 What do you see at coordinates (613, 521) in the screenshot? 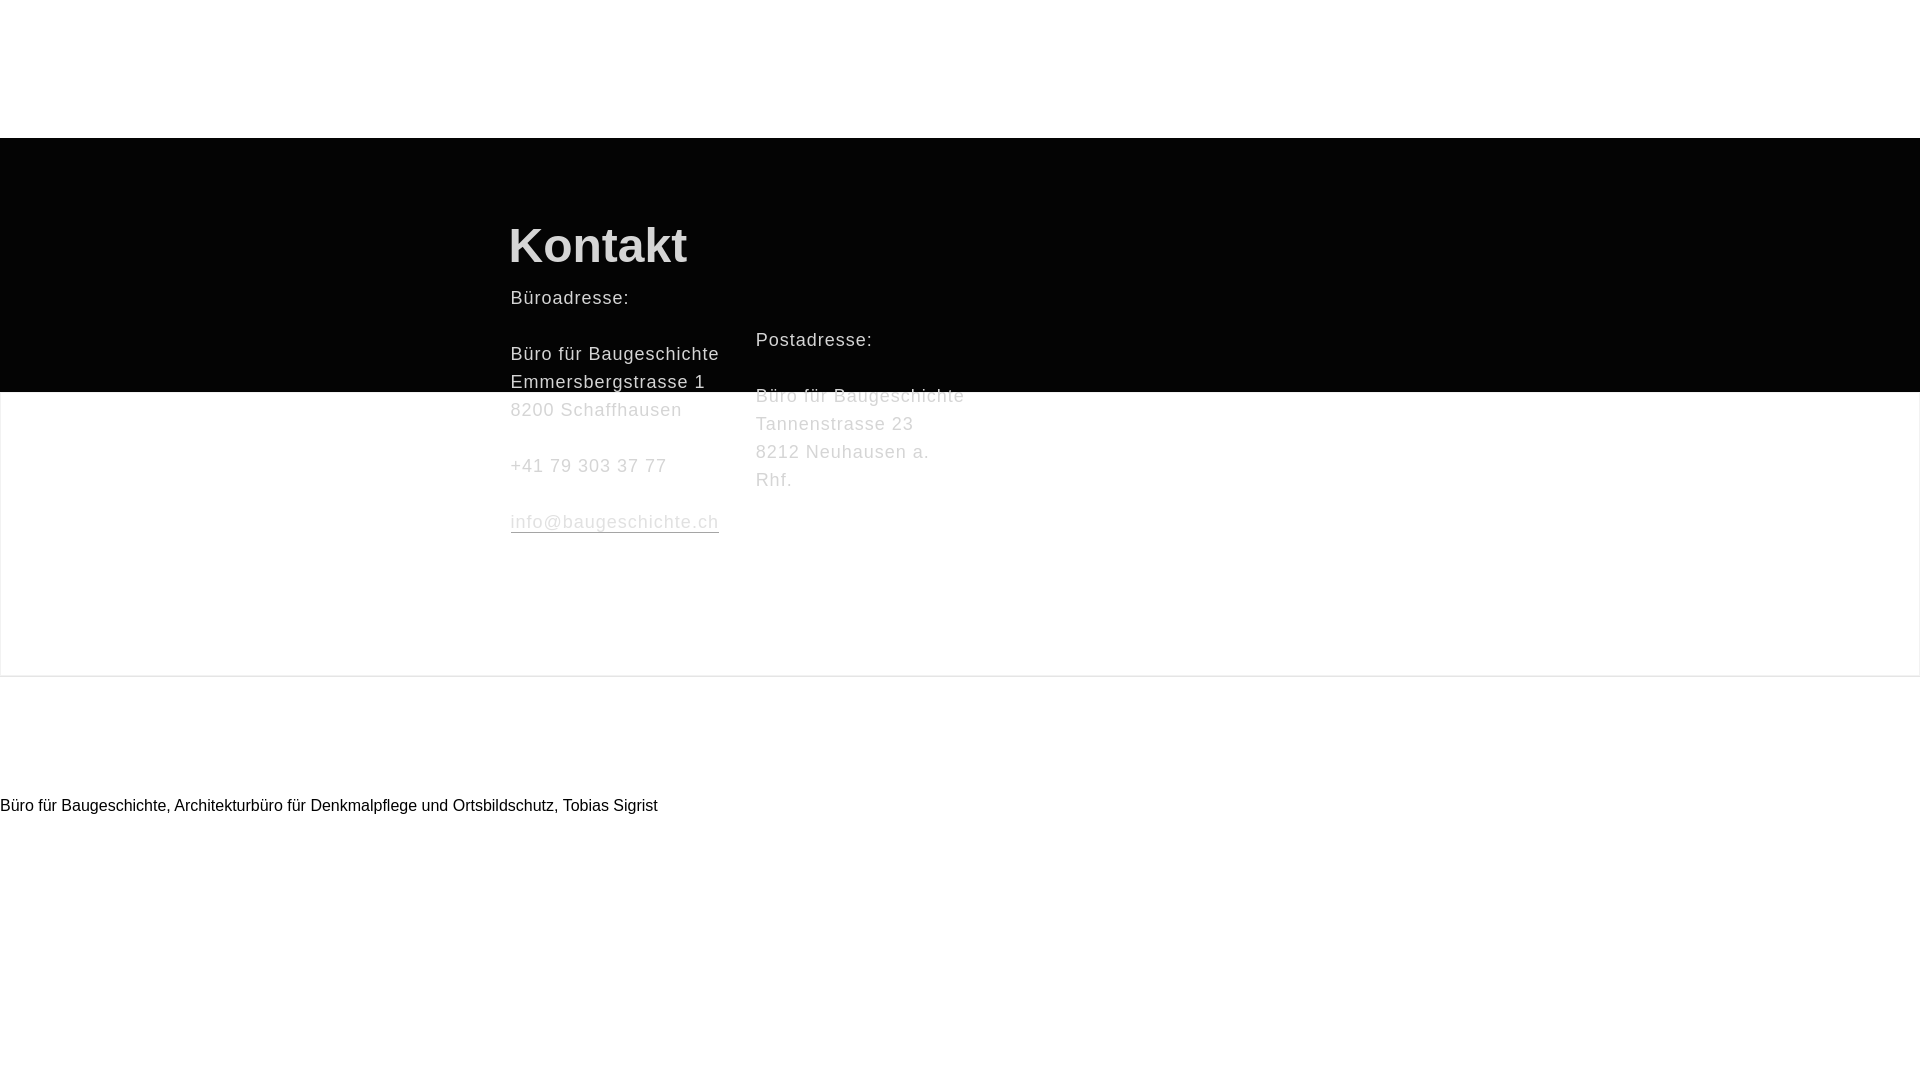
I see `'info@baugeschichte.ch'` at bounding box center [613, 521].